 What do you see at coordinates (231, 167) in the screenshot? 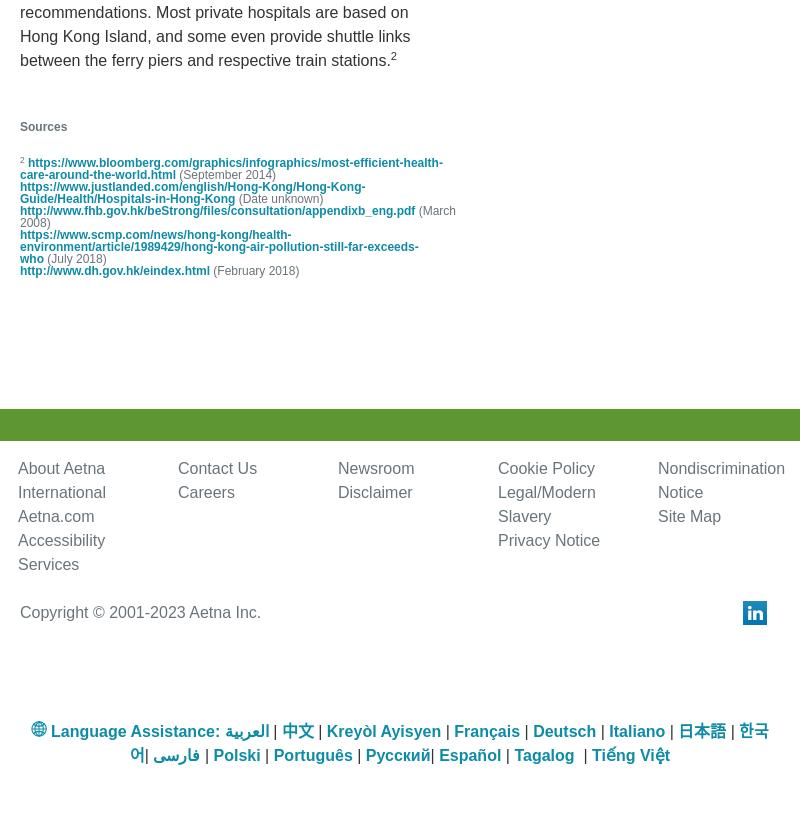
I see `'https://www.bloomberg.com/graphics/infographics/most-efficient-health-care-around-the-world.html'` at bounding box center [231, 167].